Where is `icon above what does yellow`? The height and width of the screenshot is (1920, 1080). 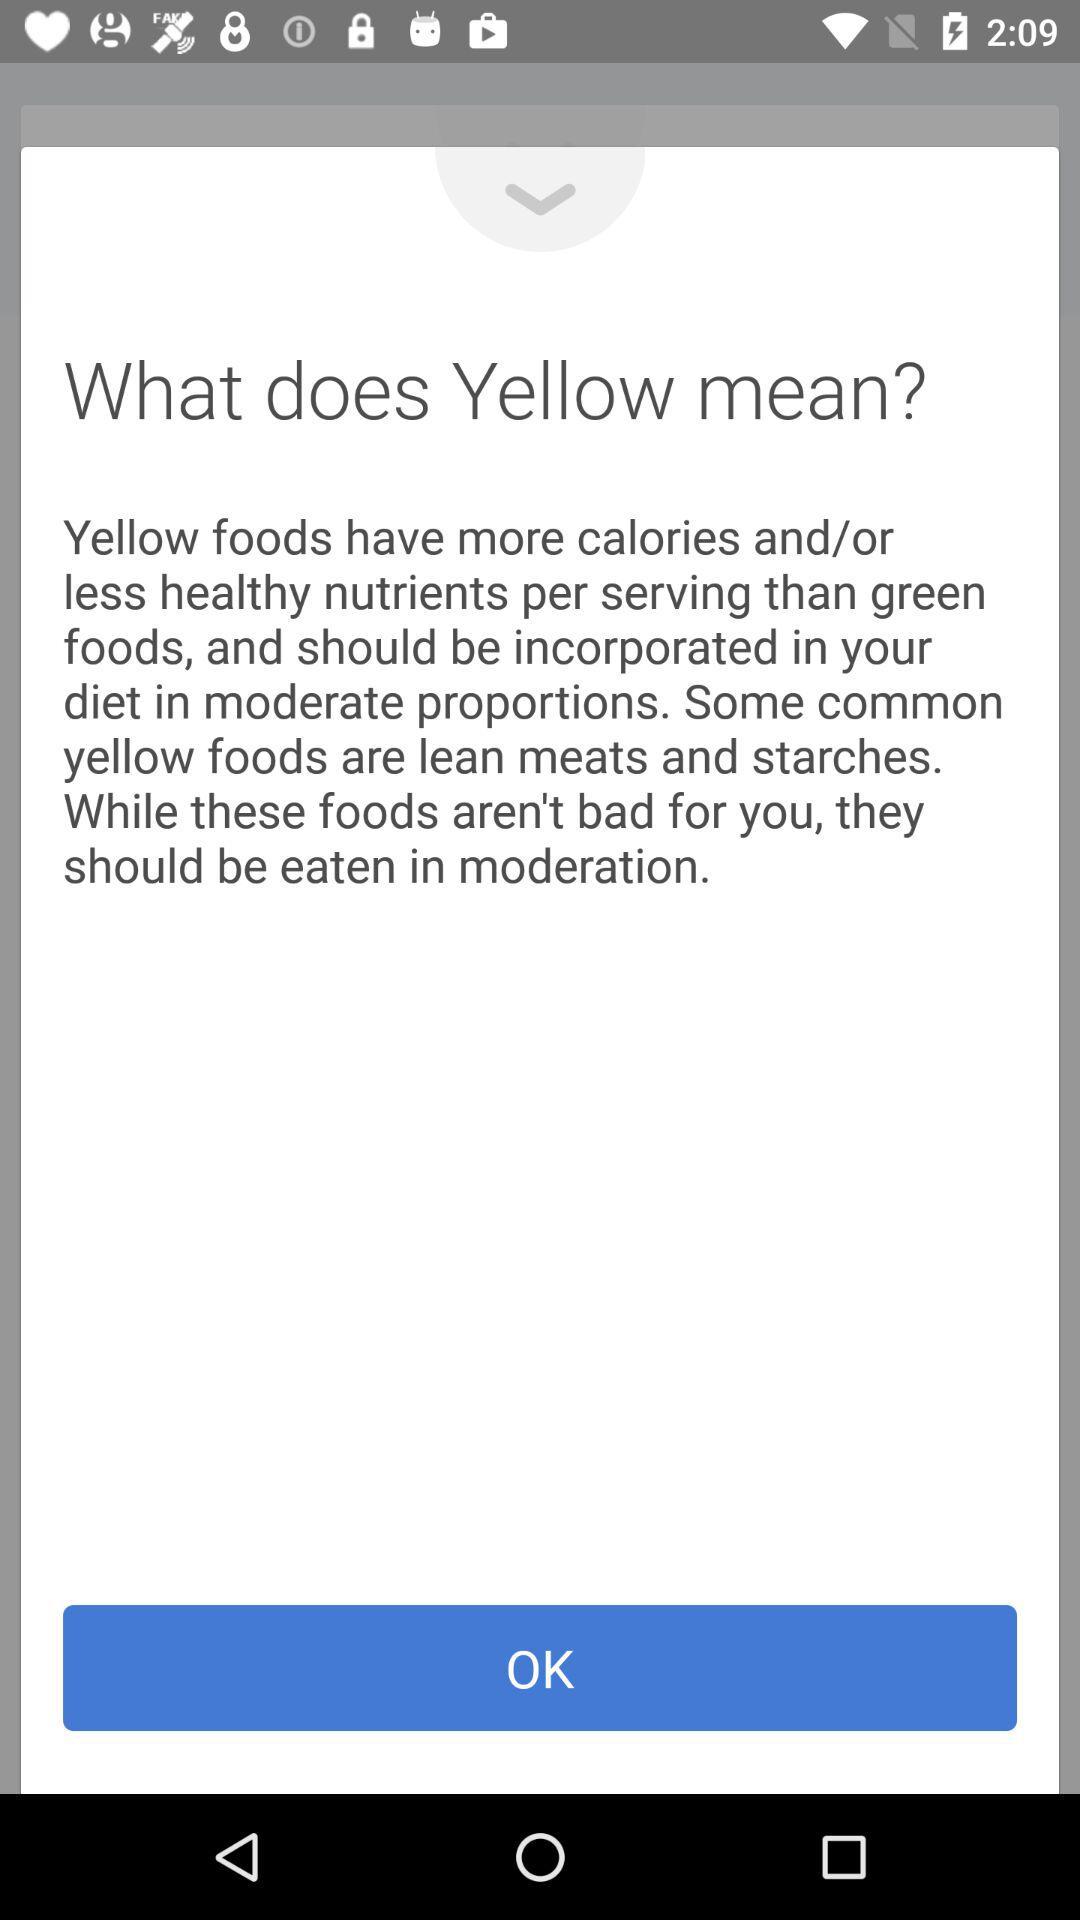
icon above what does yellow is located at coordinates (540, 199).